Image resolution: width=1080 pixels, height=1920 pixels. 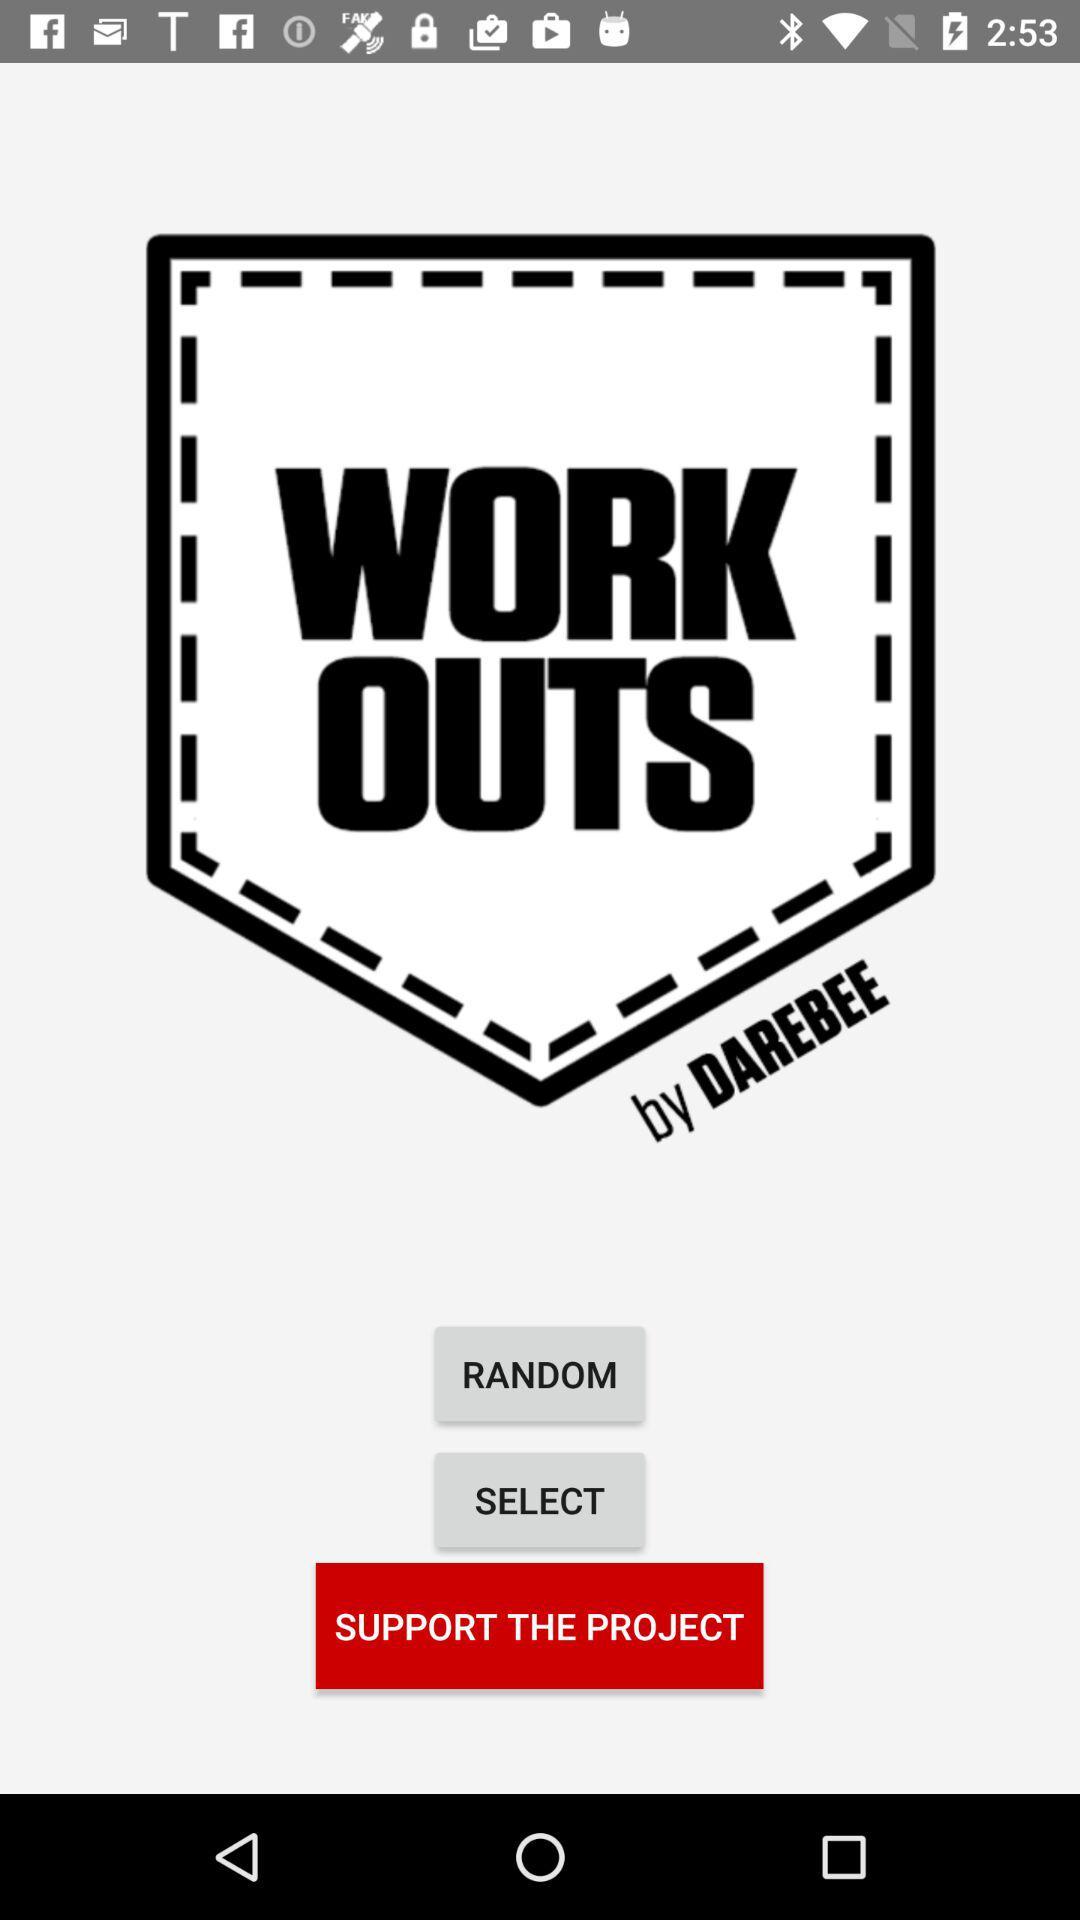 What do you see at coordinates (538, 1626) in the screenshot?
I see `icon below the select icon` at bounding box center [538, 1626].